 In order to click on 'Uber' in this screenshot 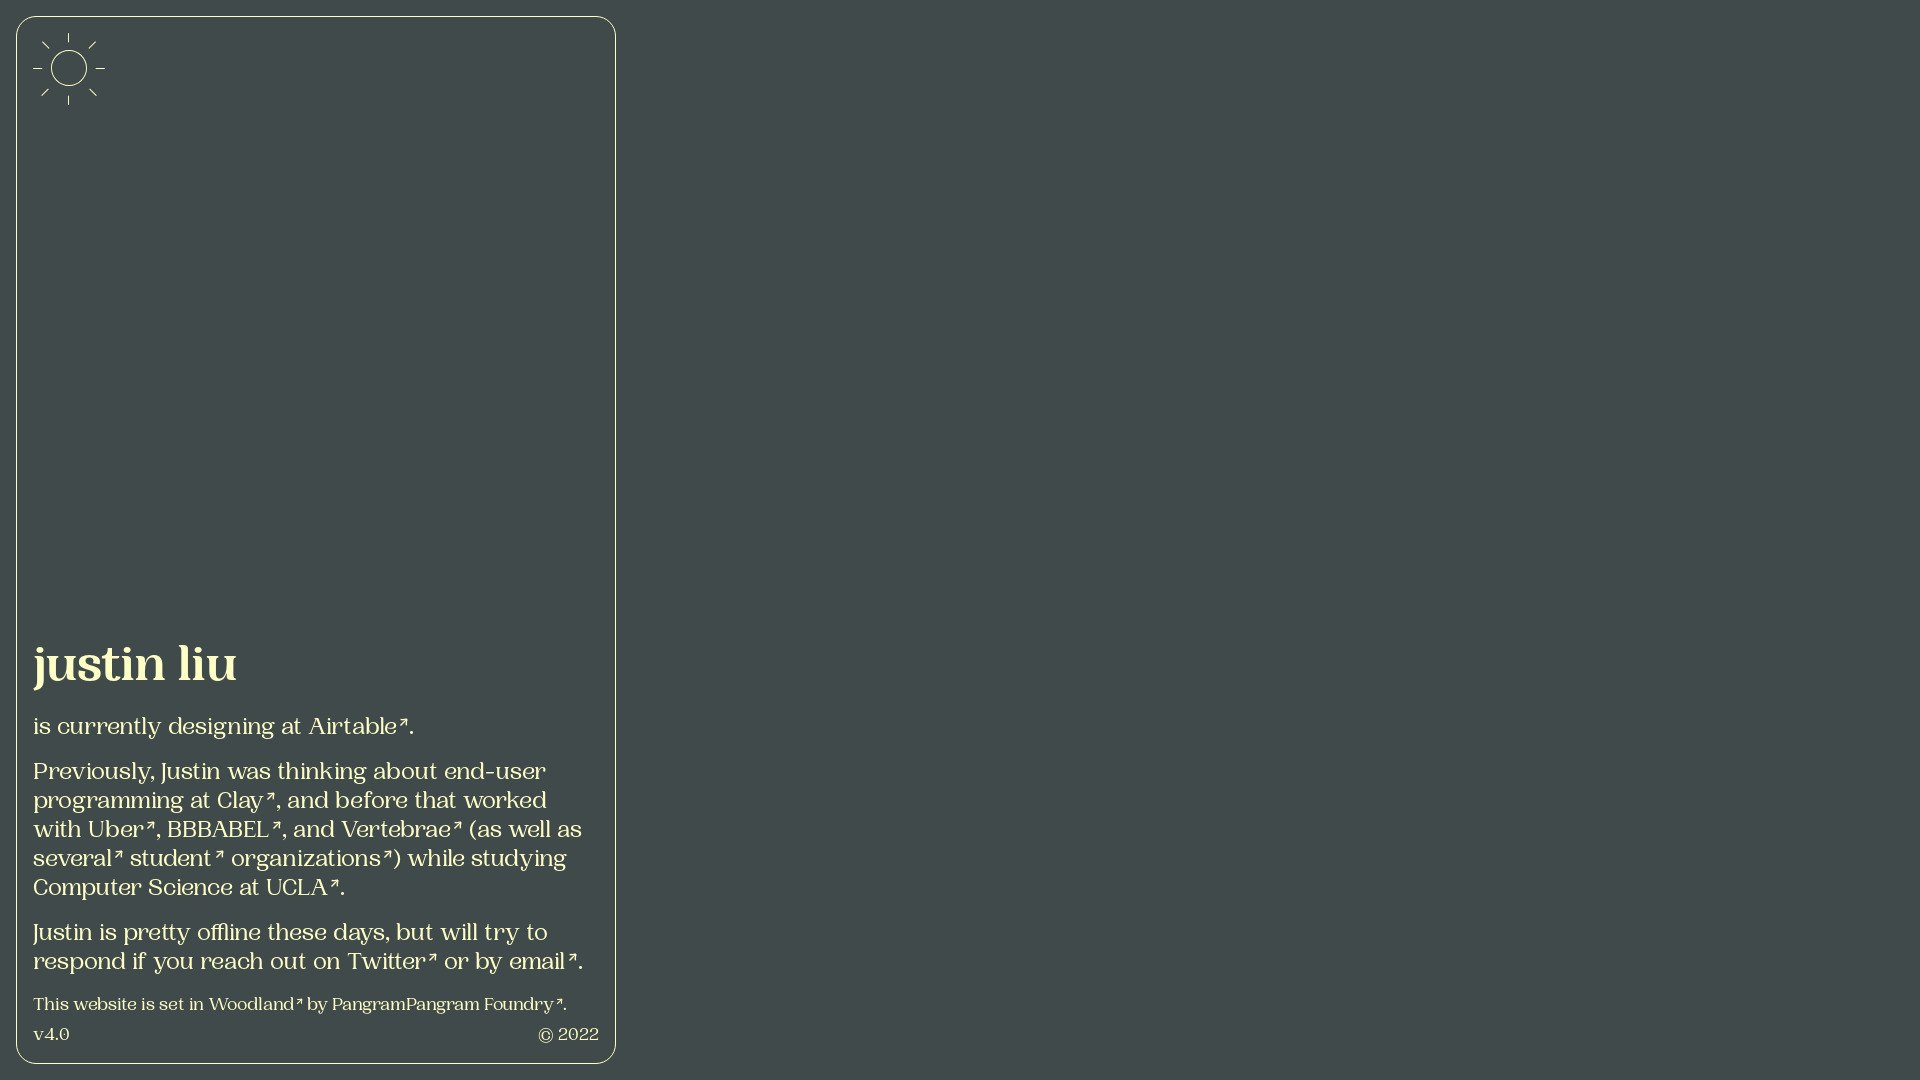, I will do `click(120, 832)`.